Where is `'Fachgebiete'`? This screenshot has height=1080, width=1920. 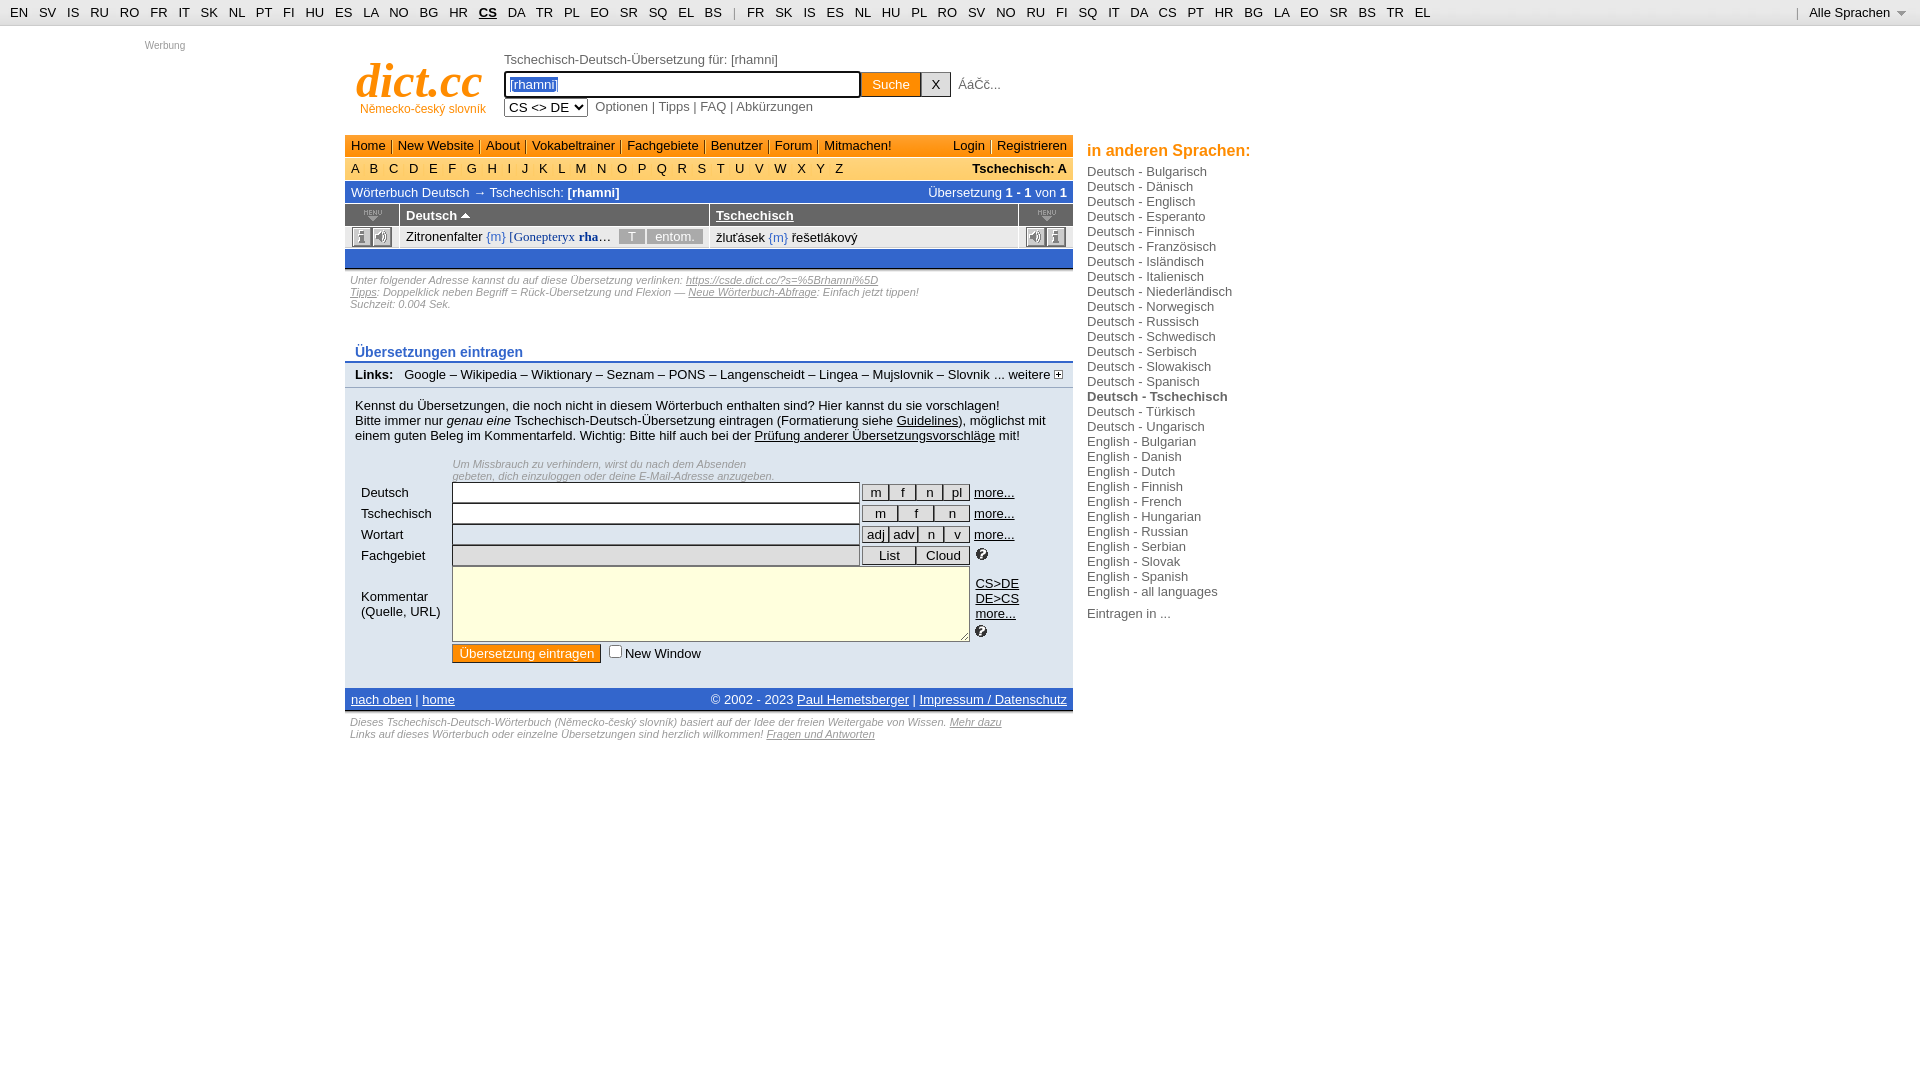 'Fachgebiete' is located at coordinates (626, 144).